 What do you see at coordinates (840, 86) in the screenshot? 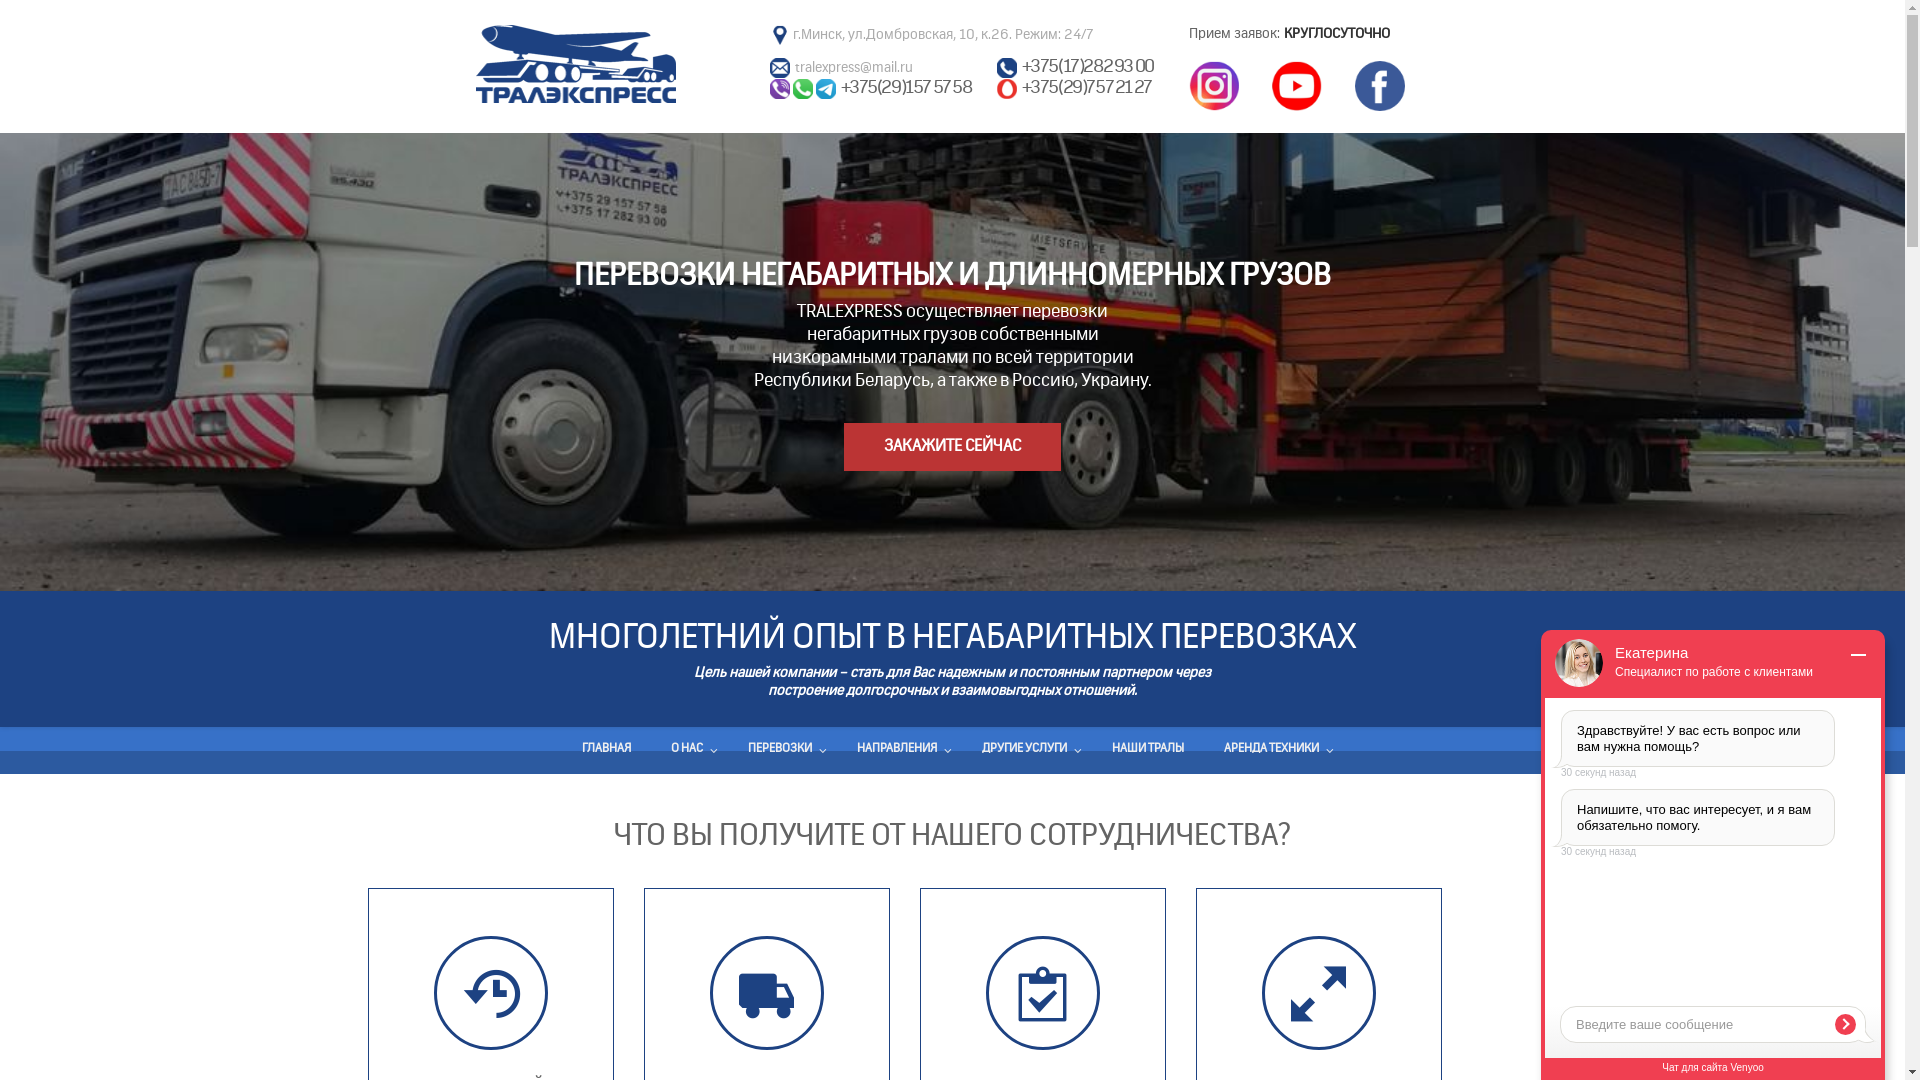
I see `'+375(29)157 57 58'` at bounding box center [840, 86].